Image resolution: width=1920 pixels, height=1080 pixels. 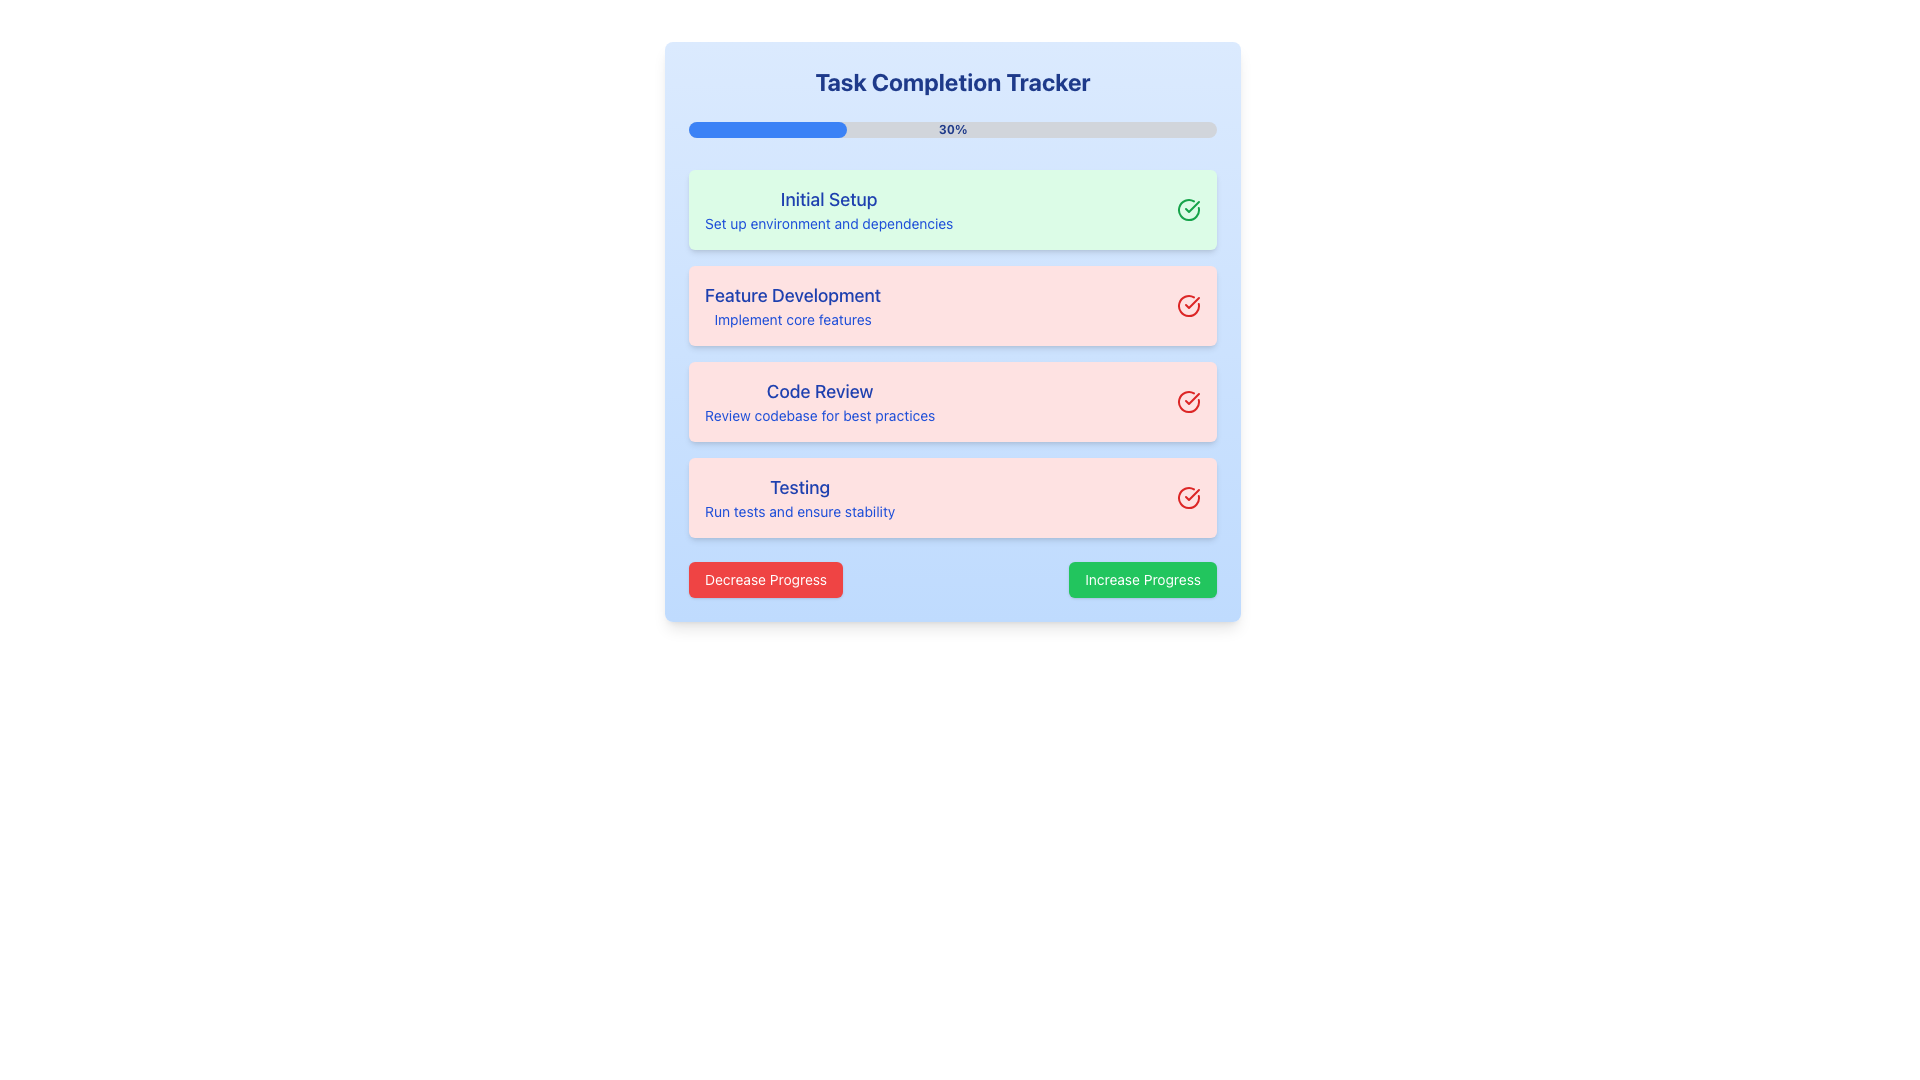 What do you see at coordinates (1189, 209) in the screenshot?
I see `the green circular checkmark icon indicating a completed task in the 'Initial Setup' task row of the progress tracker interface` at bounding box center [1189, 209].